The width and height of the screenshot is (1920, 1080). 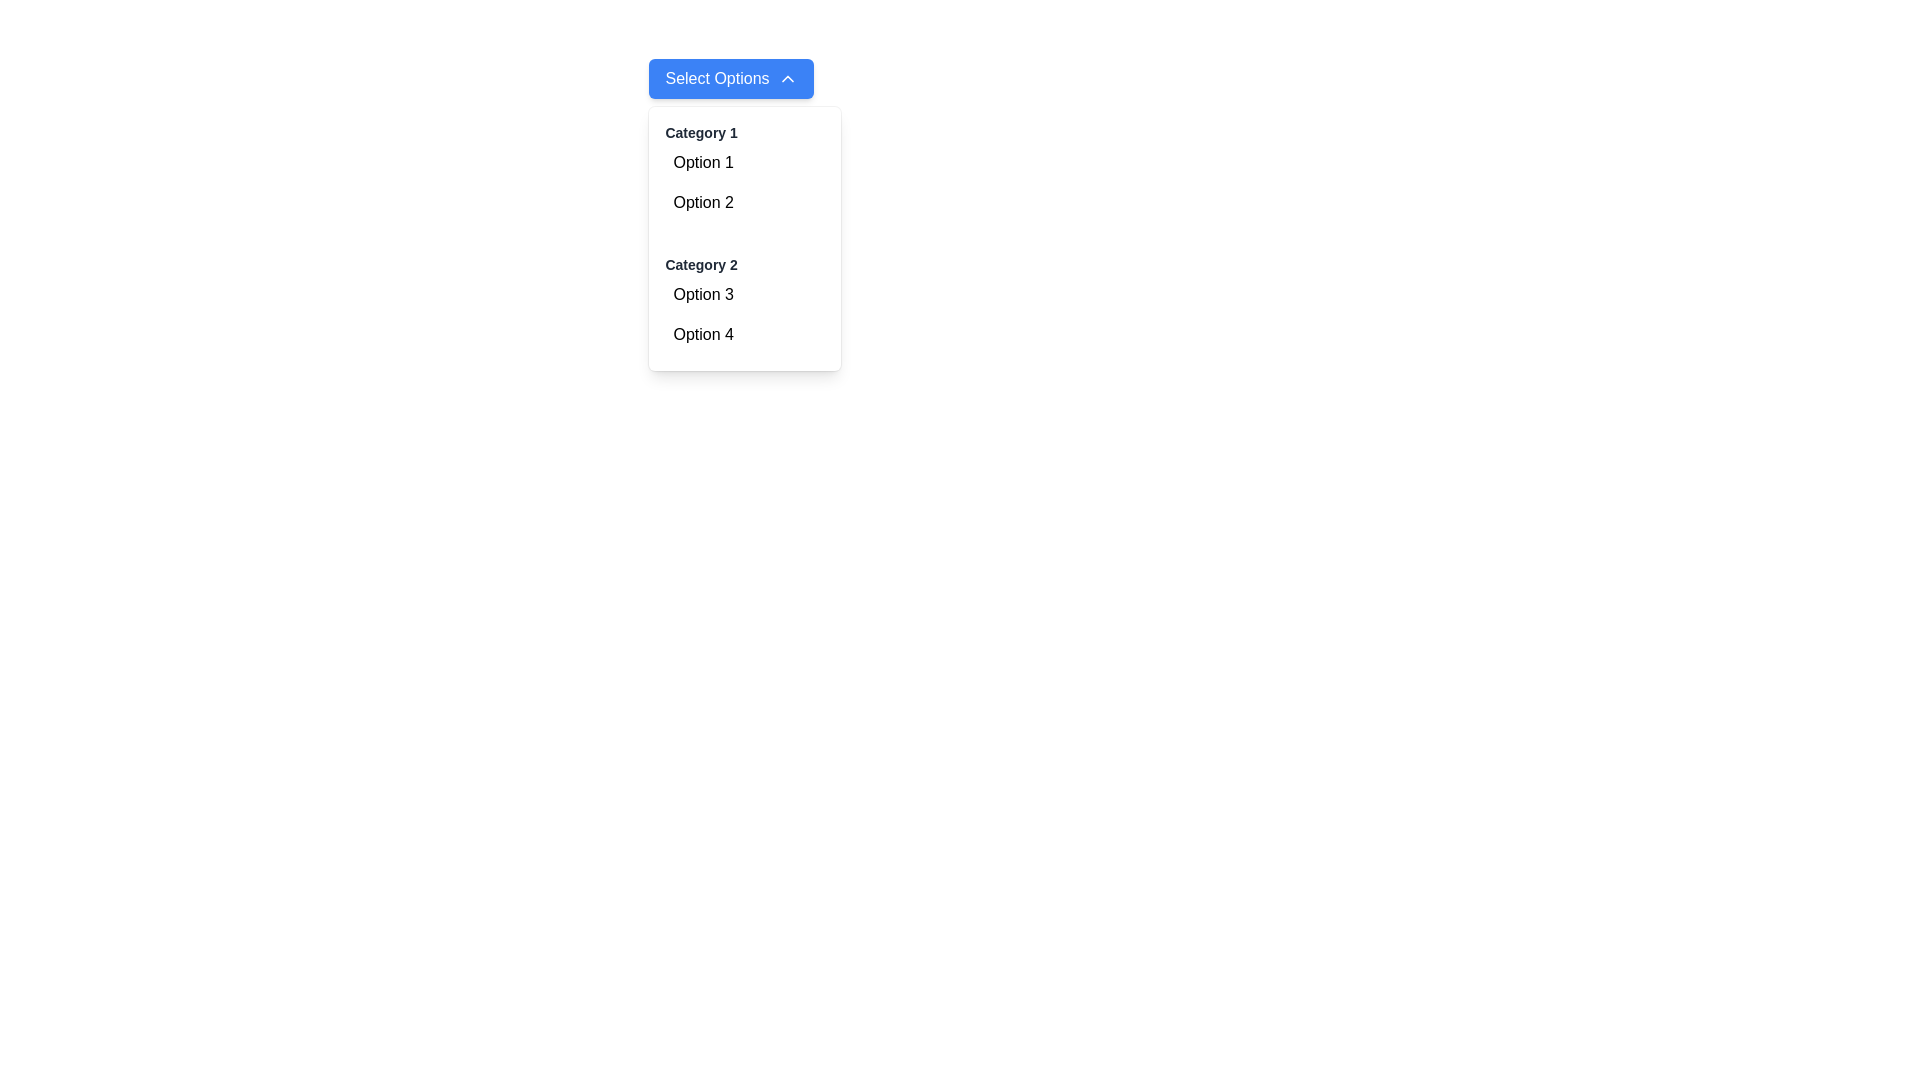 What do you see at coordinates (744, 304) in the screenshot?
I see `one of the options under 'Category 2', which groups 'Option 3' and 'Option 4' in the dropdown menu` at bounding box center [744, 304].